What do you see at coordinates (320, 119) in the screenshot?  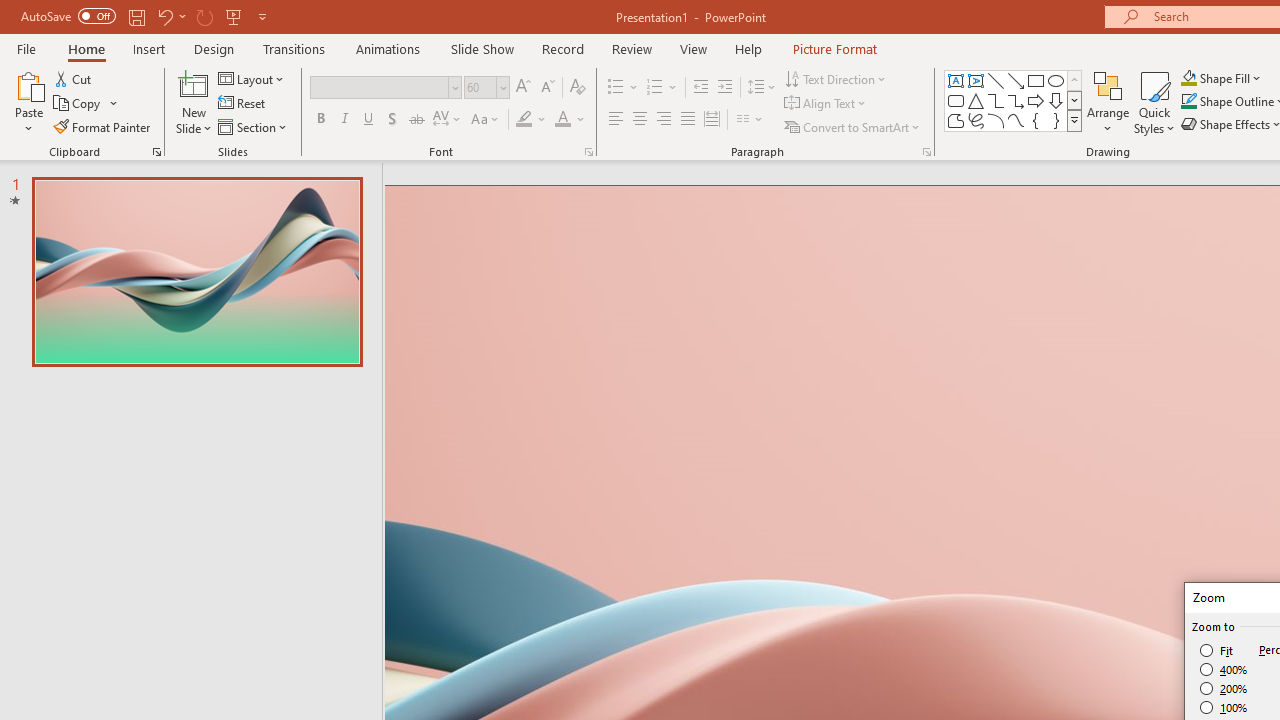 I see `'Bold'` at bounding box center [320, 119].